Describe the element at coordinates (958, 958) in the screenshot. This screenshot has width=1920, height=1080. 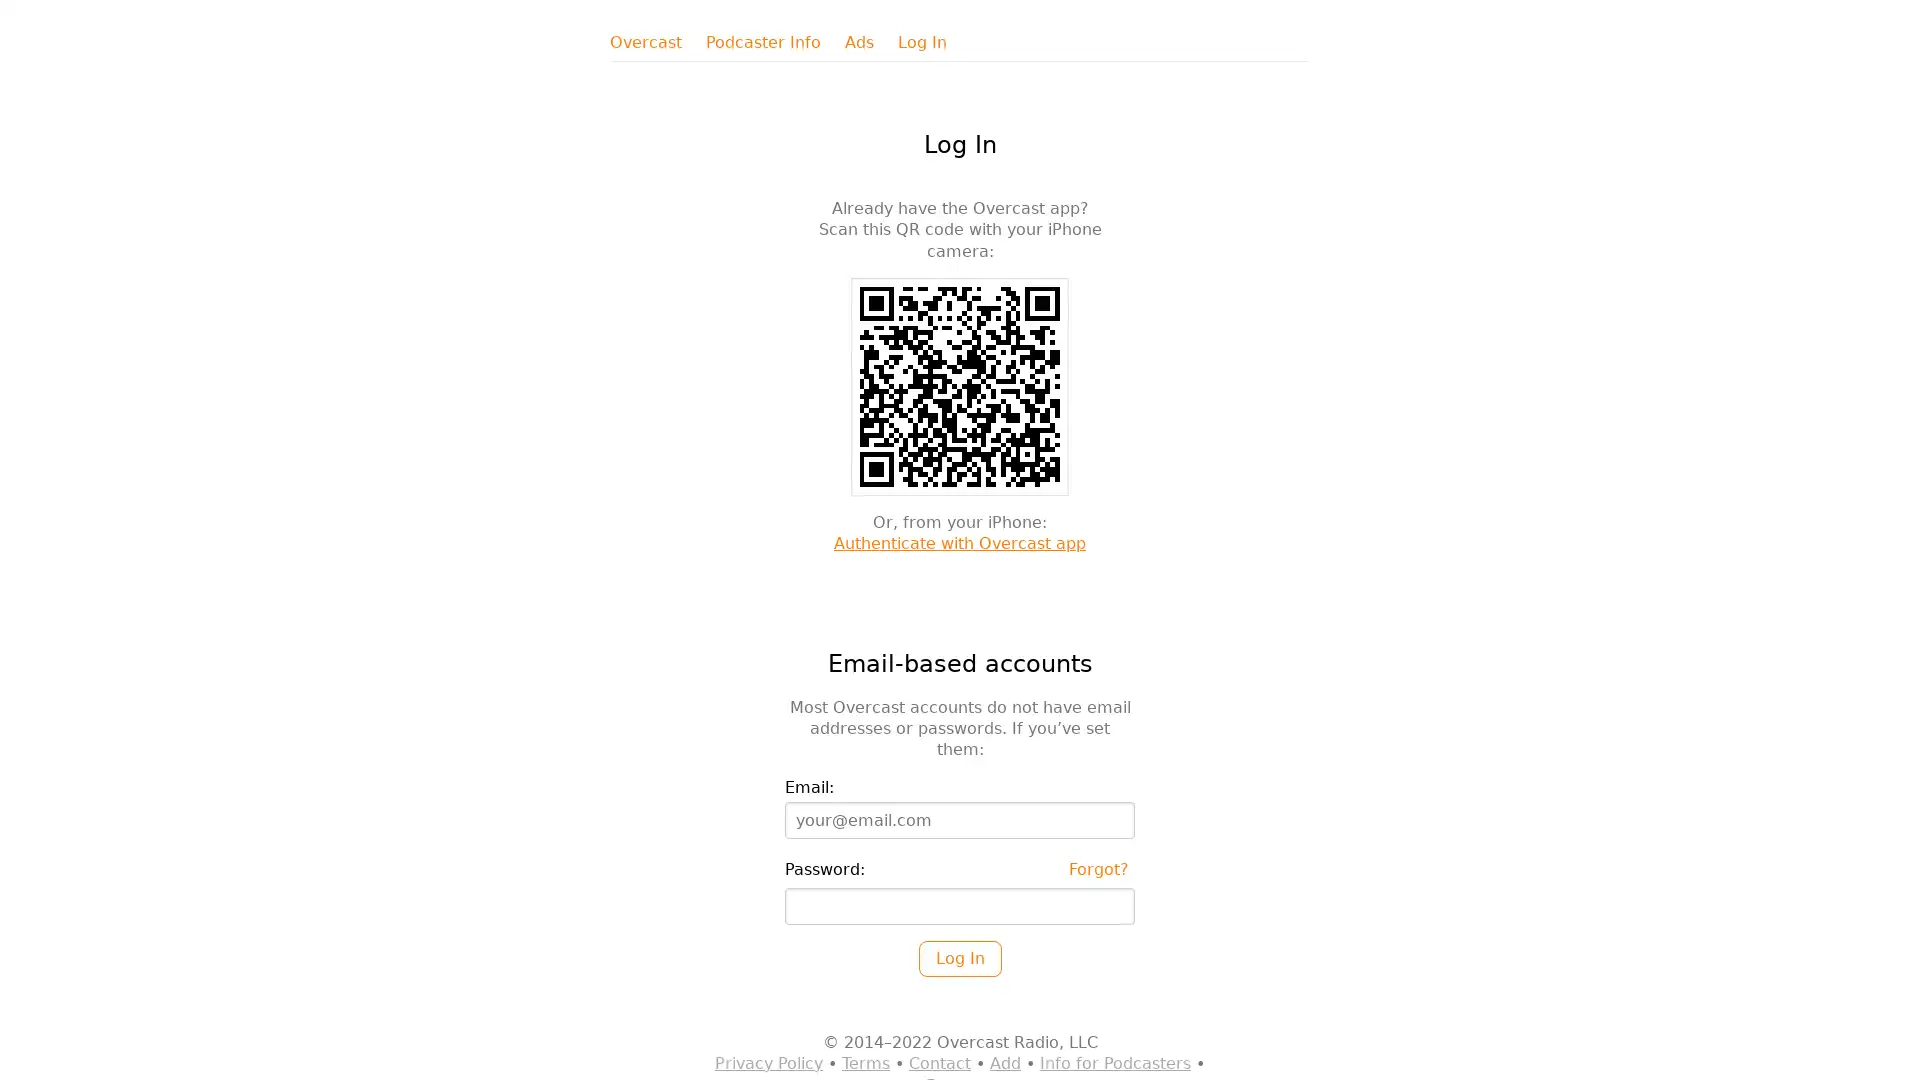
I see `Log In` at that location.